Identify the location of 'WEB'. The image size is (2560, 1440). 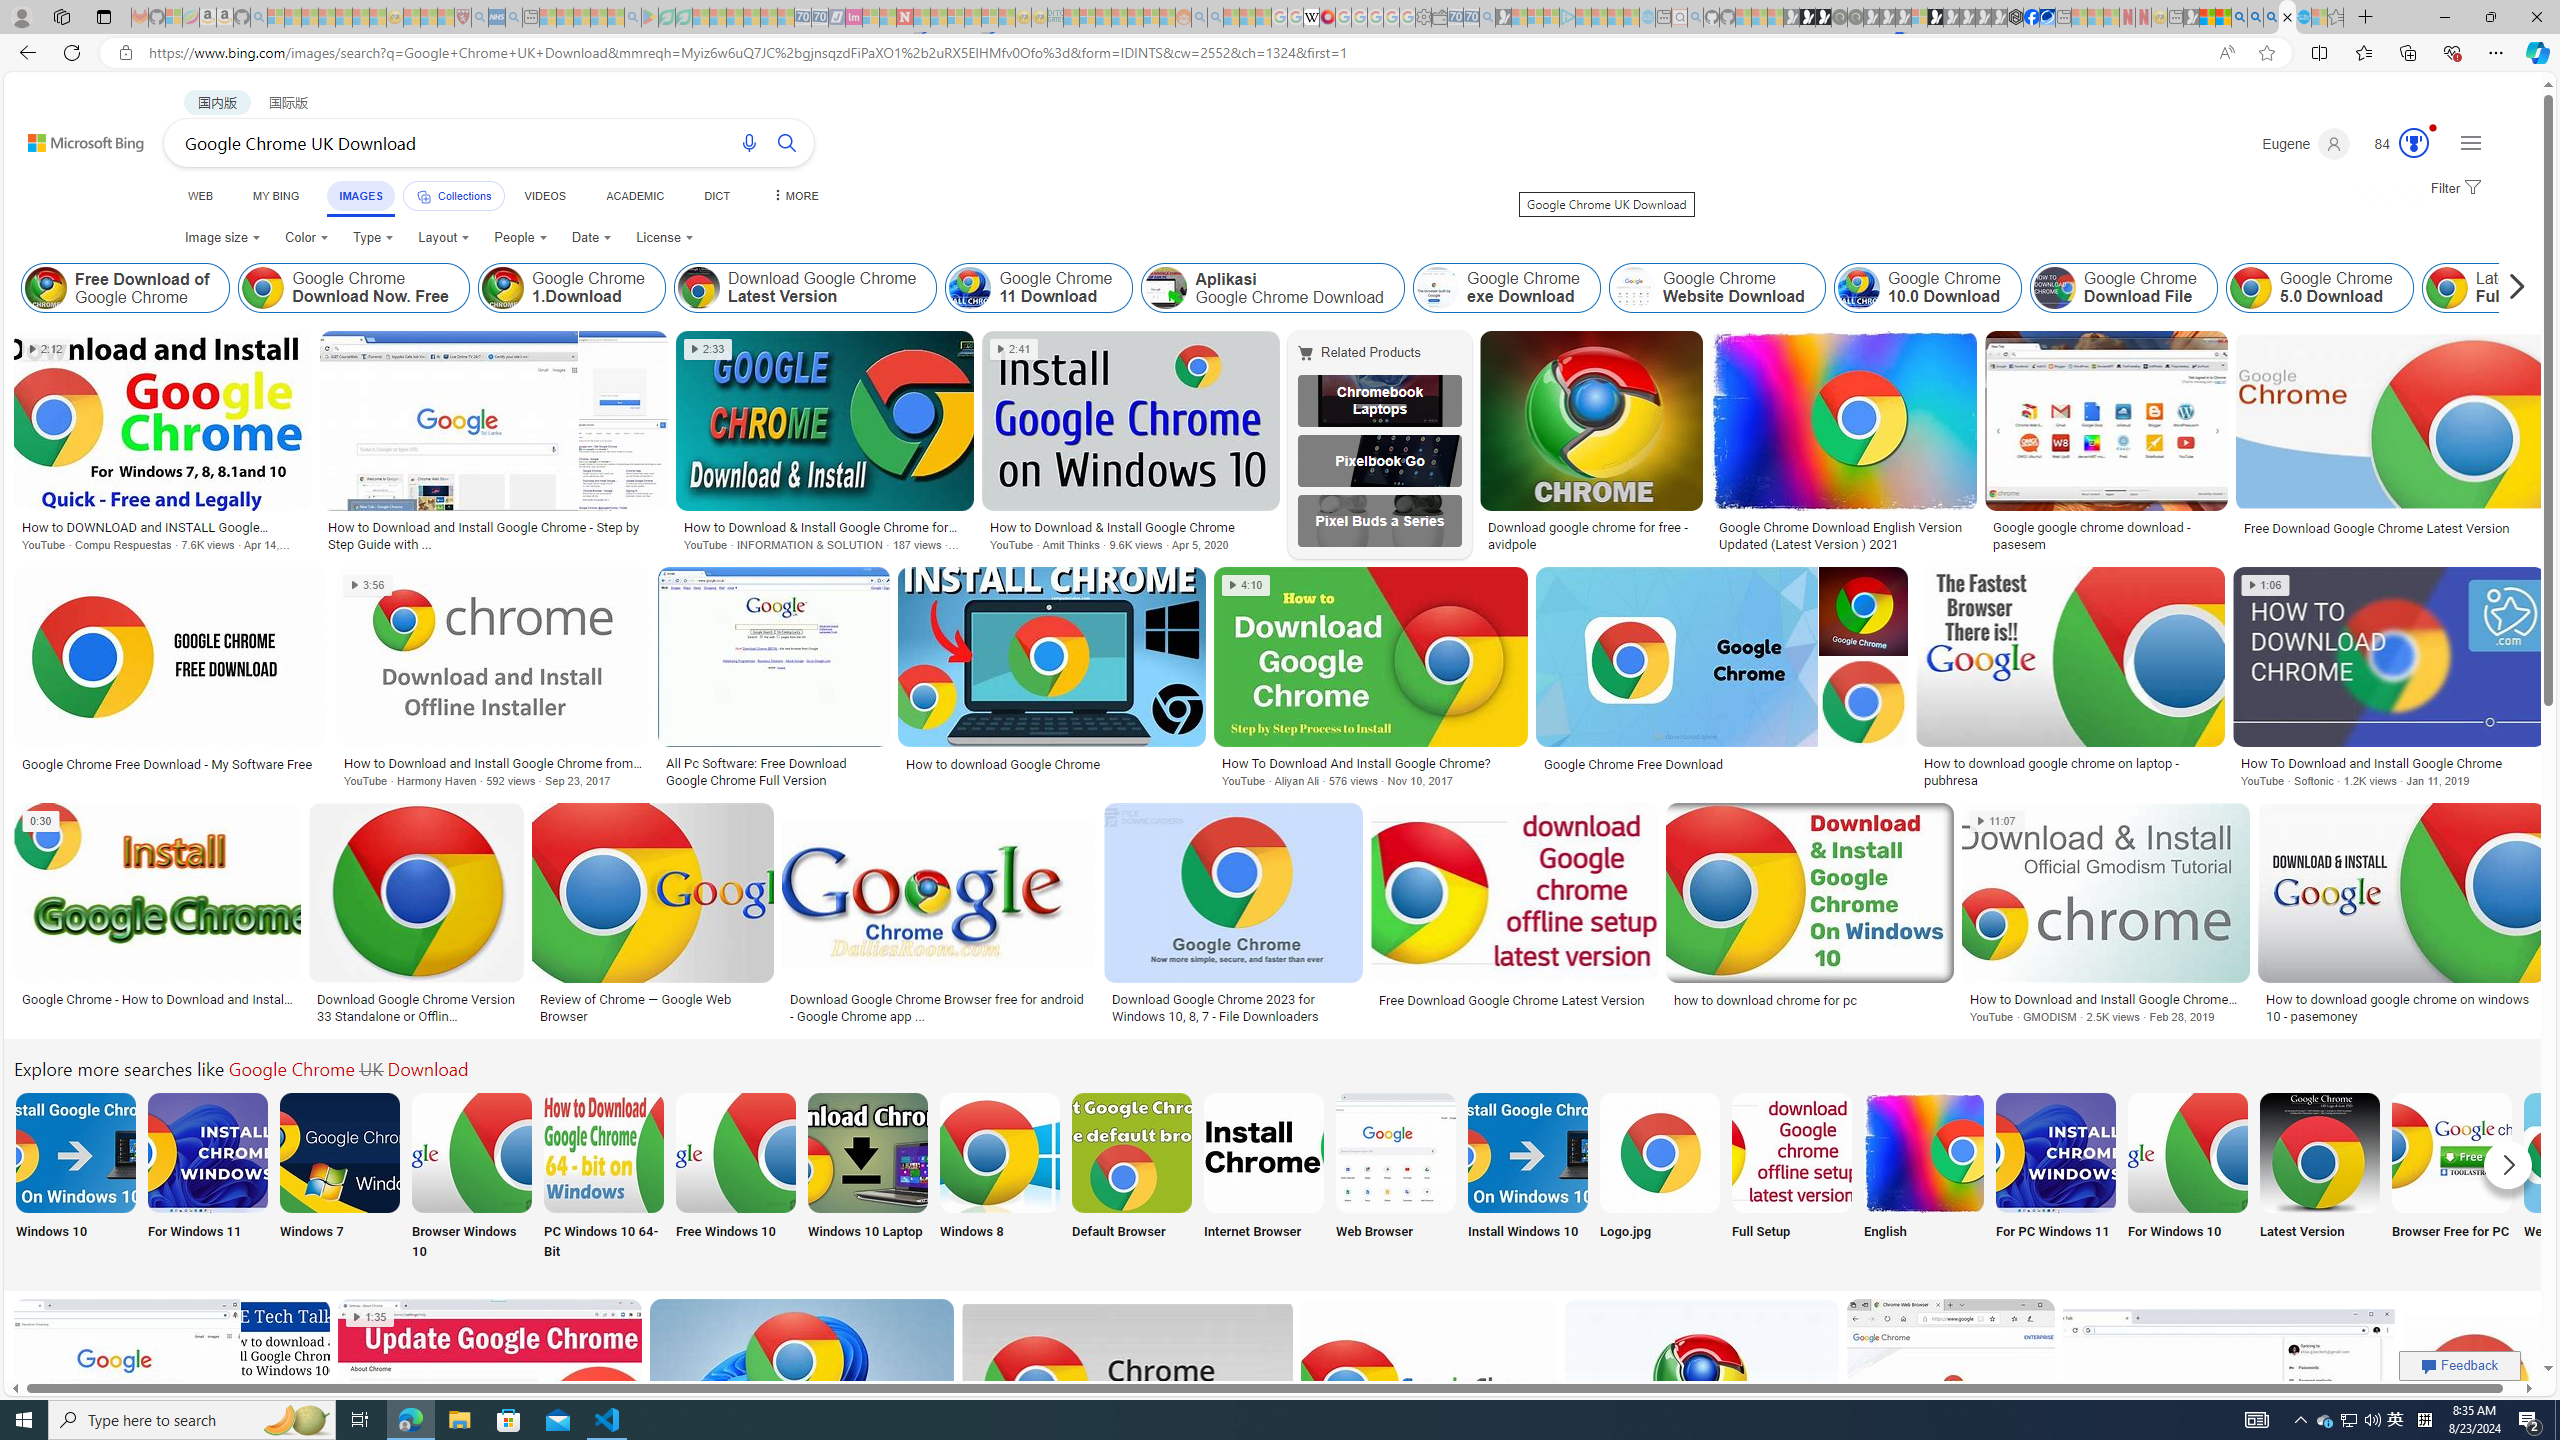
(199, 195).